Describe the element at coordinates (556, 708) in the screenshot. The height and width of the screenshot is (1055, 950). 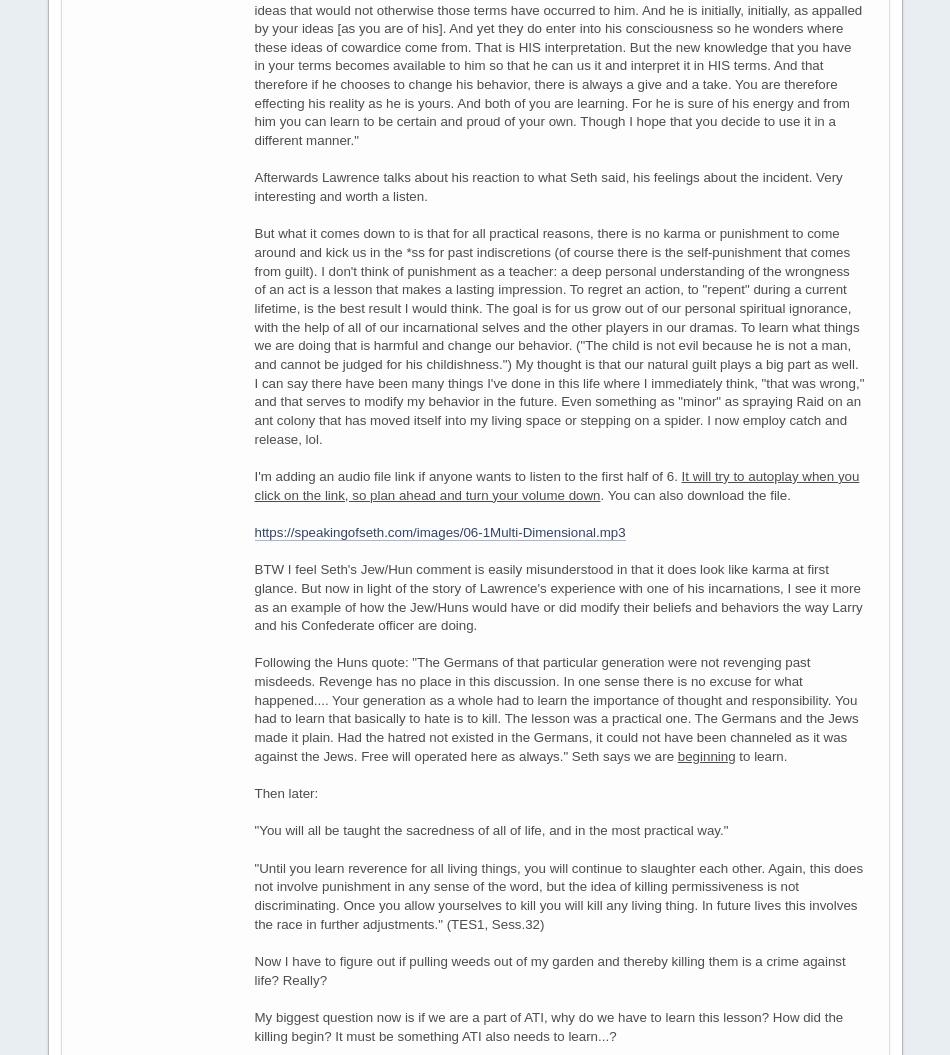
I see `'Following the Huns quote: "The Germans of that particular generation were not revenging past misdeeds. Revenge has no place in this discussion. In one sense there is no excuse for what happened.... Your generation as a whole had to learn the importance of thought and responsibility. You had to learn that basically to hate is to kill. The lesson was a practical one. The Germans and the Jews made it plain. Had the hatred not existed in the Germans, it could not have been channeled as it was against the Jews. Free will operated here as always." Seth says we are'` at that location.